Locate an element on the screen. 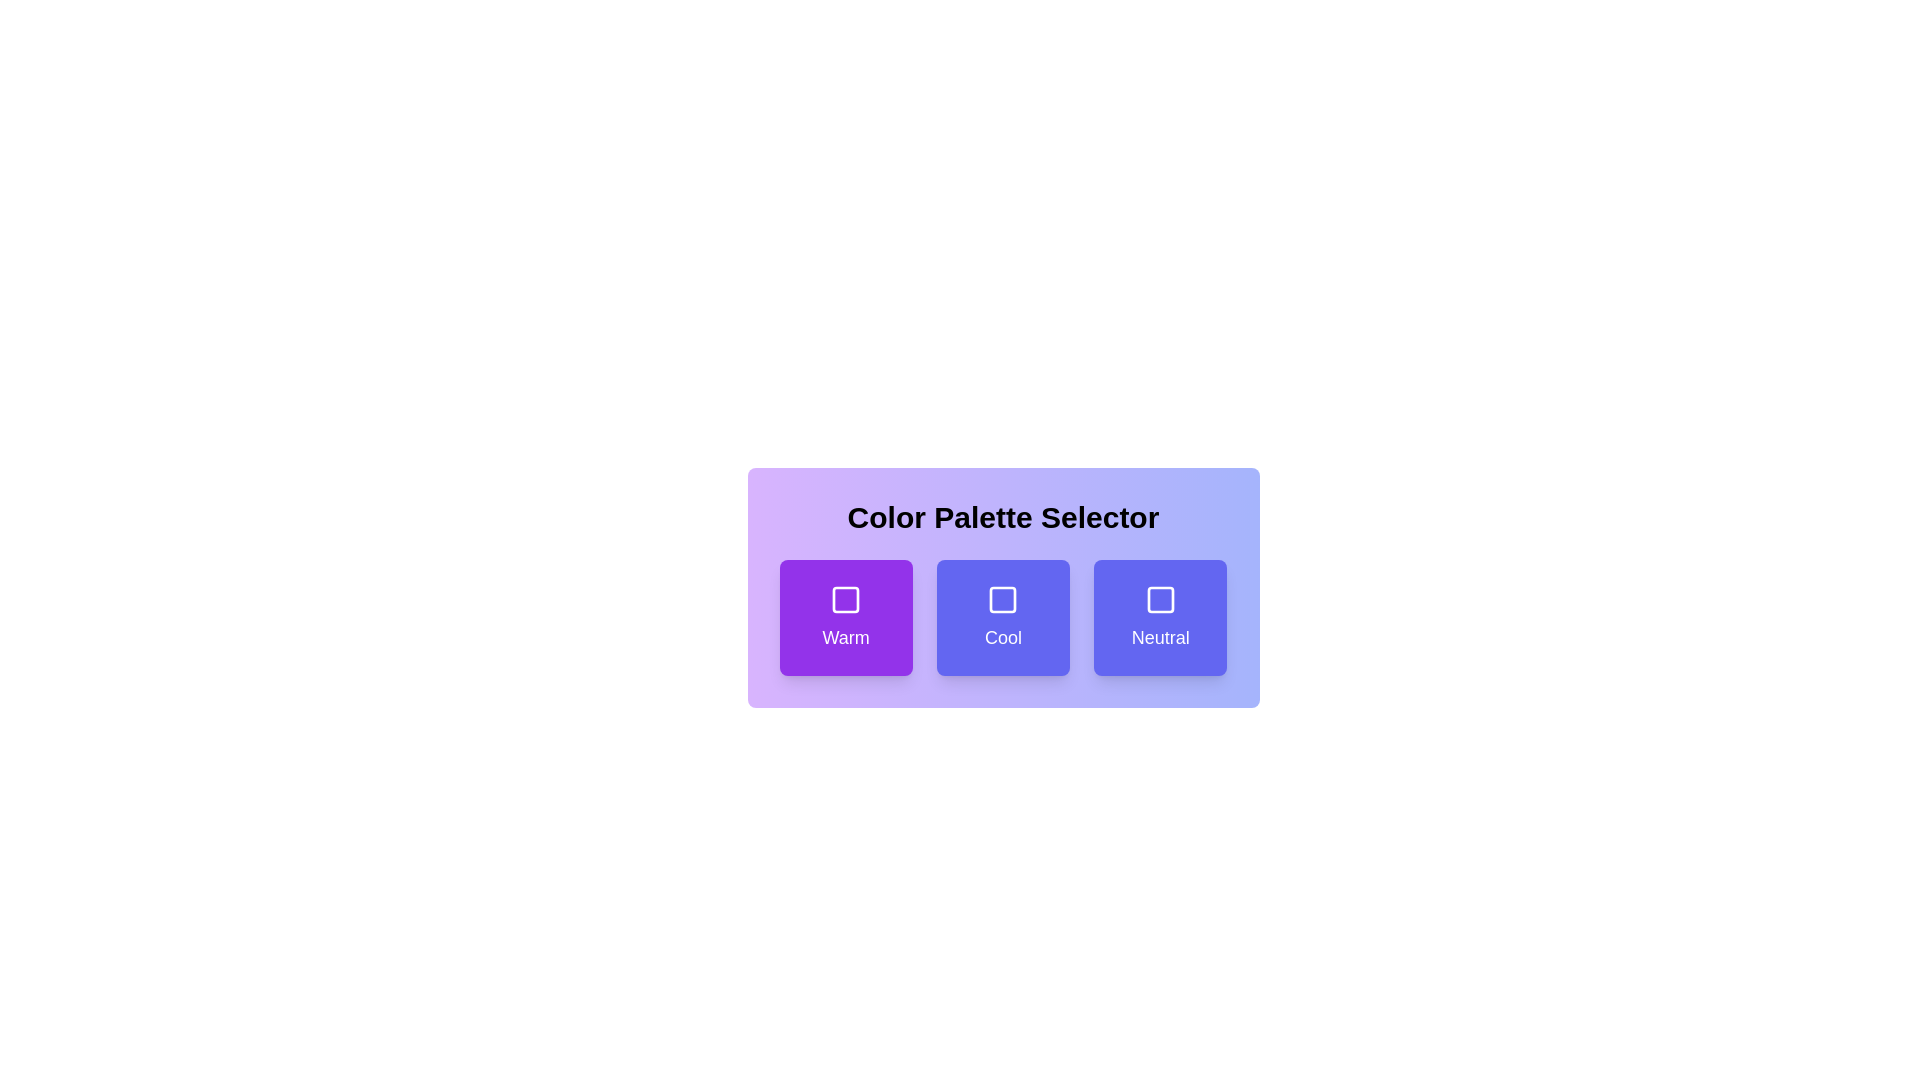  the Warm button to activate it is located at coordinates (845, 616).